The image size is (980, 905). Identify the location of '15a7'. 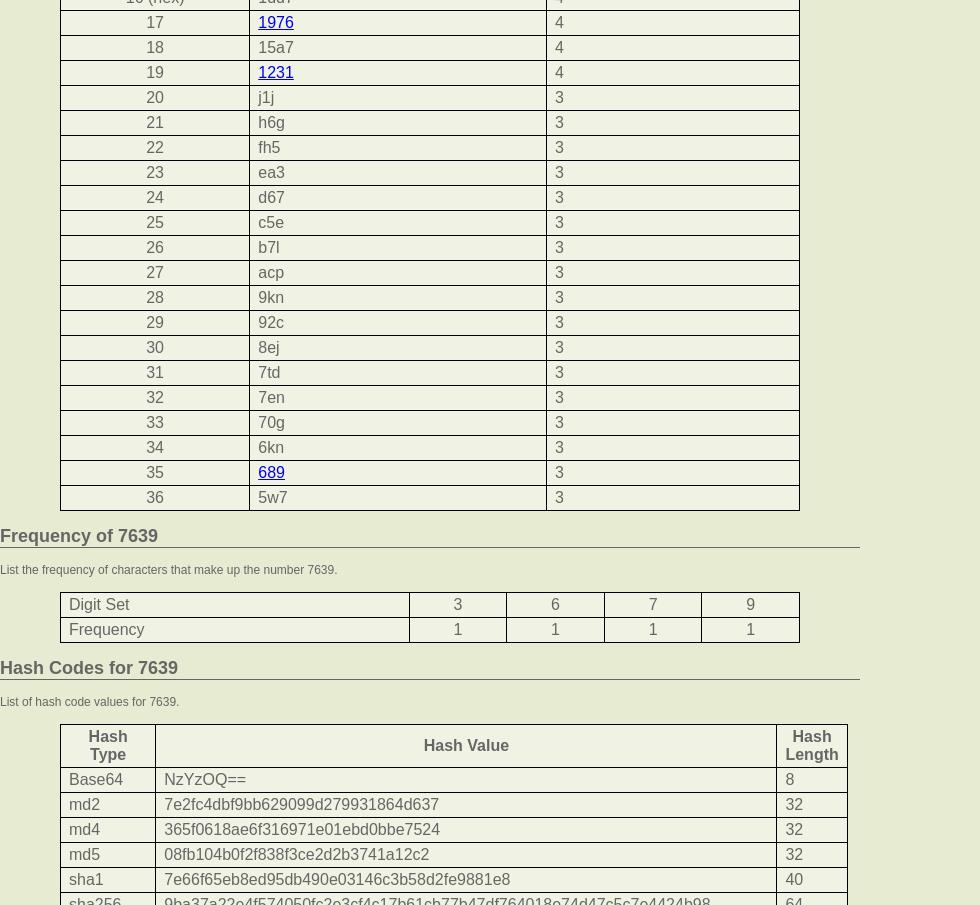
(258, 46).